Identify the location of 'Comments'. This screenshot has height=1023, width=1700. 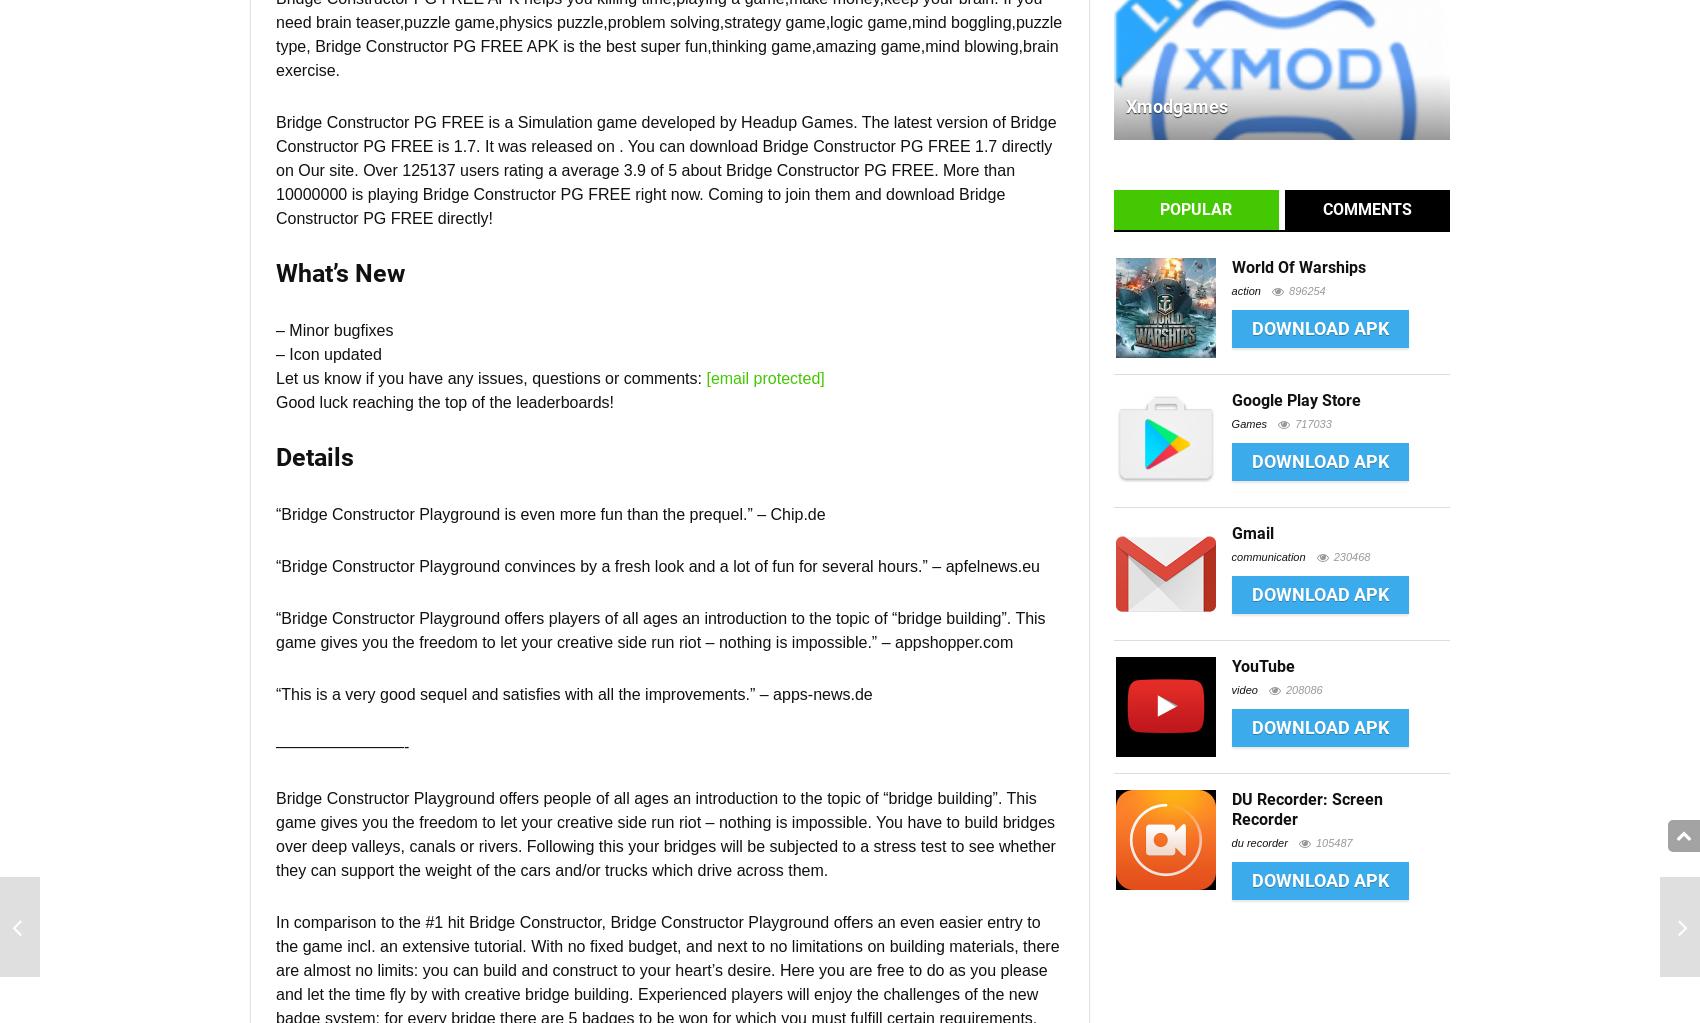
(1367, 208).